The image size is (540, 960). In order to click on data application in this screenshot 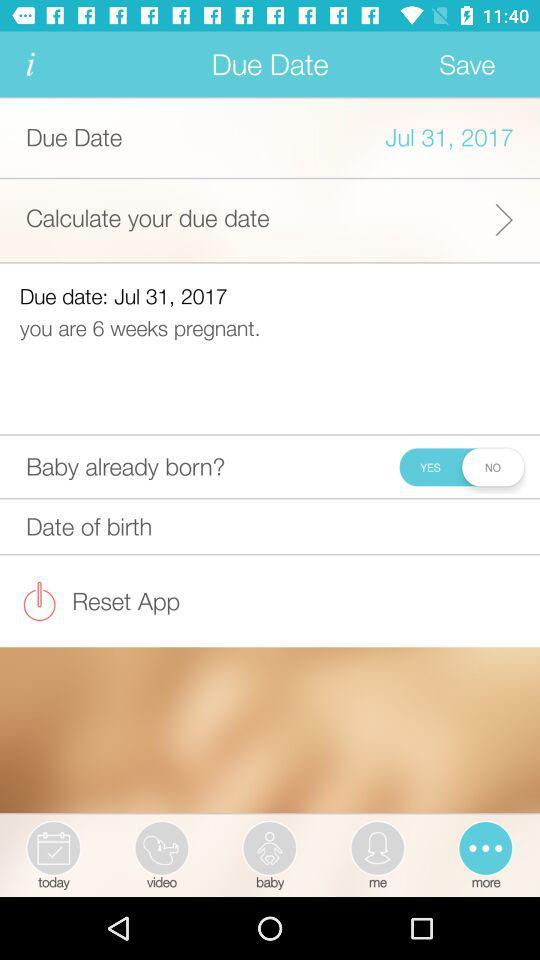, I will do `click(29, 64)`.